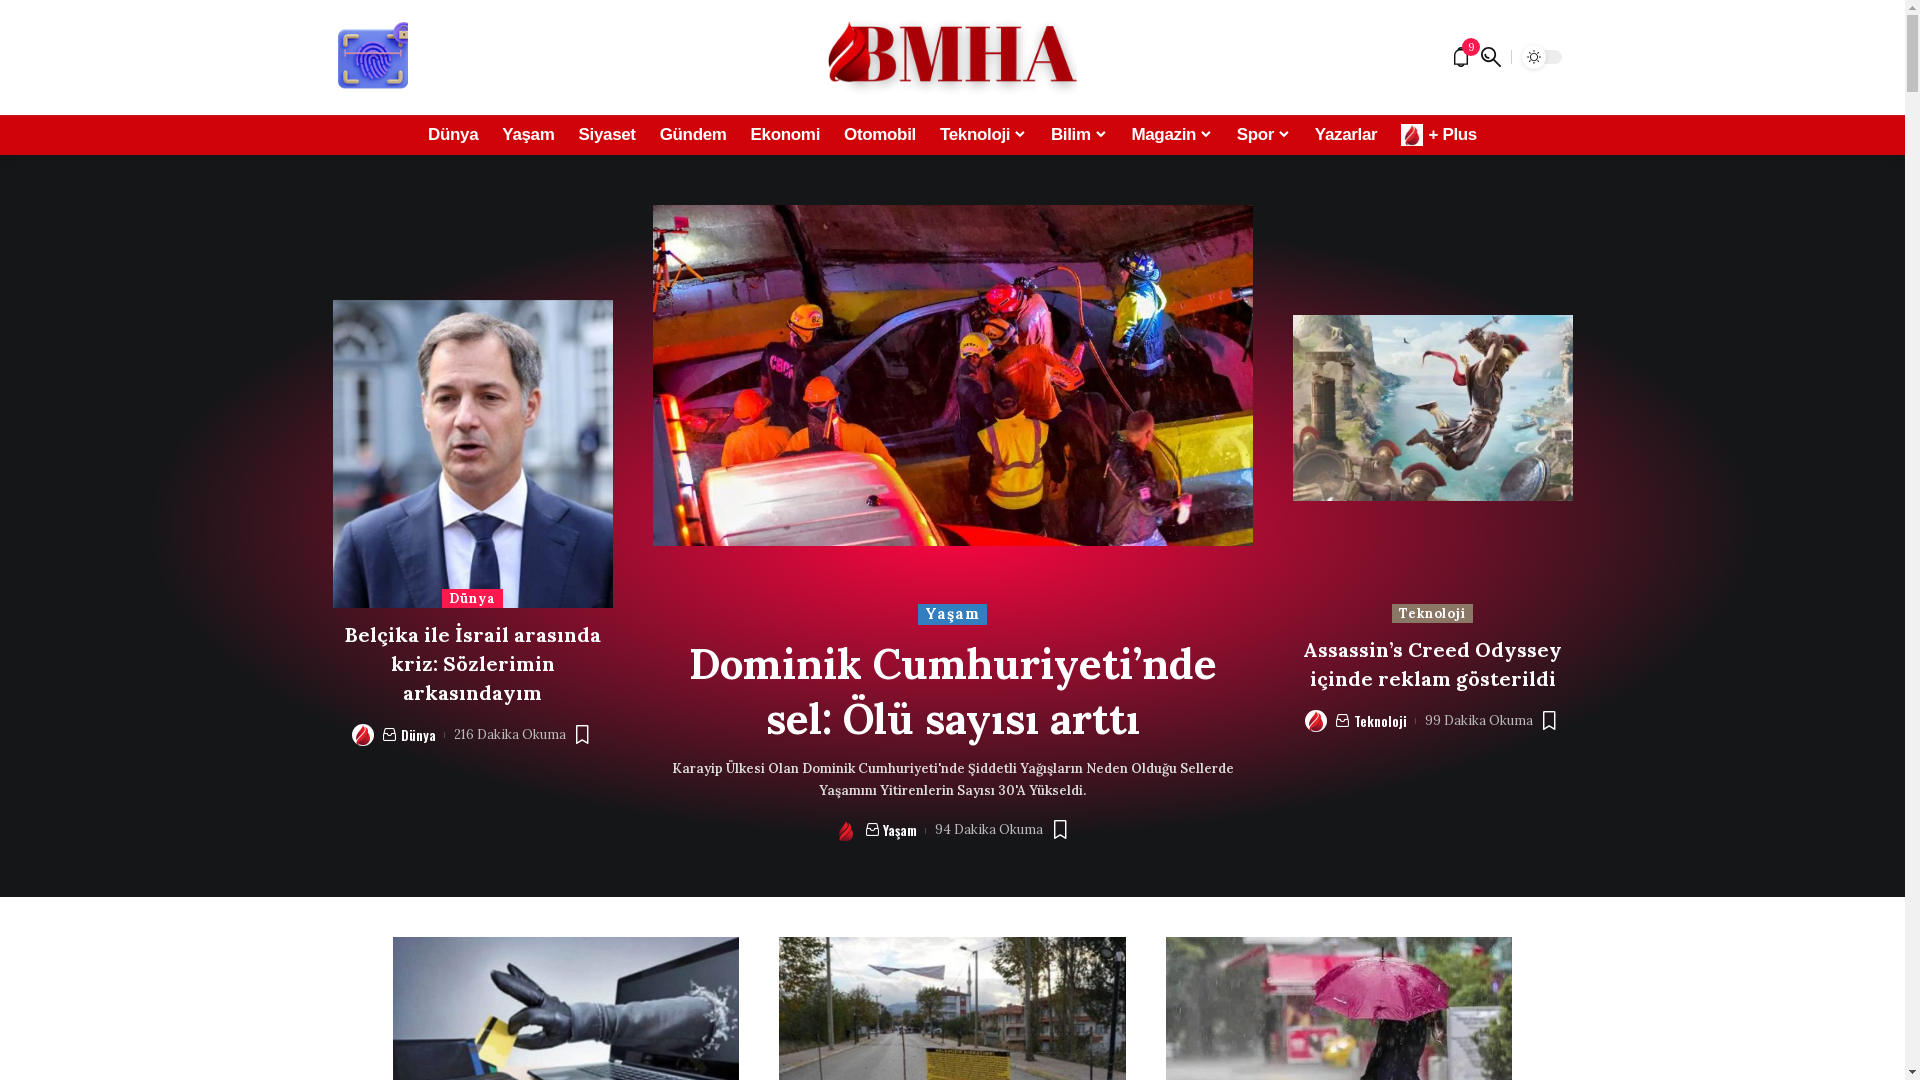 The width and height of the screenshot is (1920, 1080). I want to click on 'Yazarlar', so click(1346, 135).